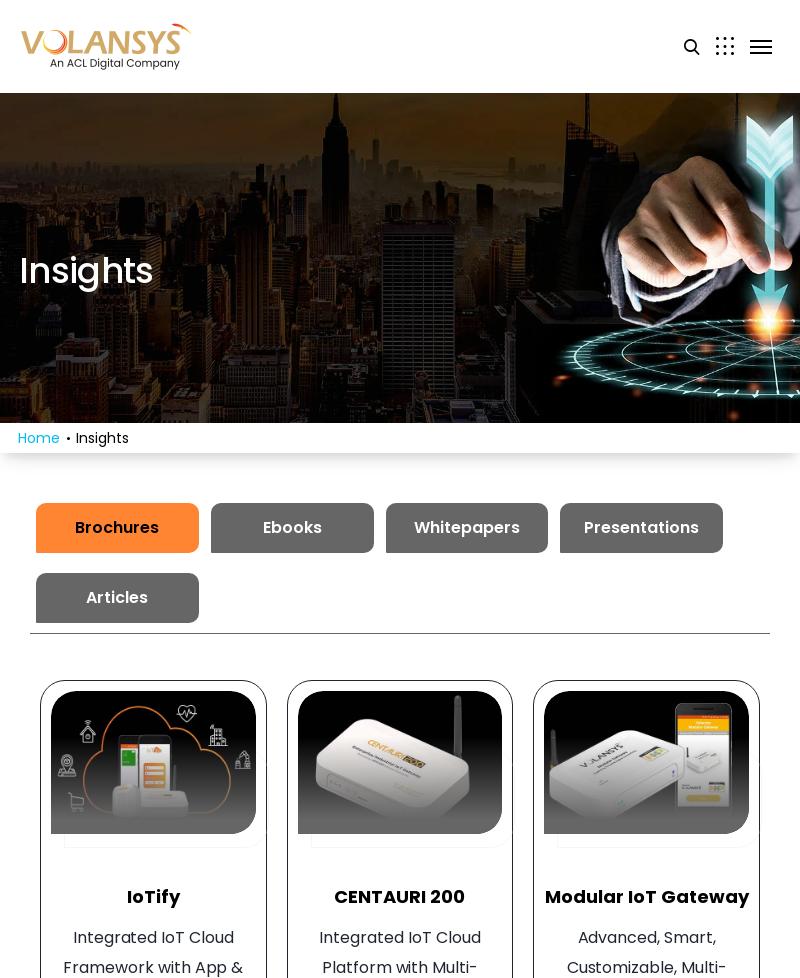 Image resolution: width=800 pixels, height=978 pixels. I want to click on 'CENTAURI 200', so click(398, 895).